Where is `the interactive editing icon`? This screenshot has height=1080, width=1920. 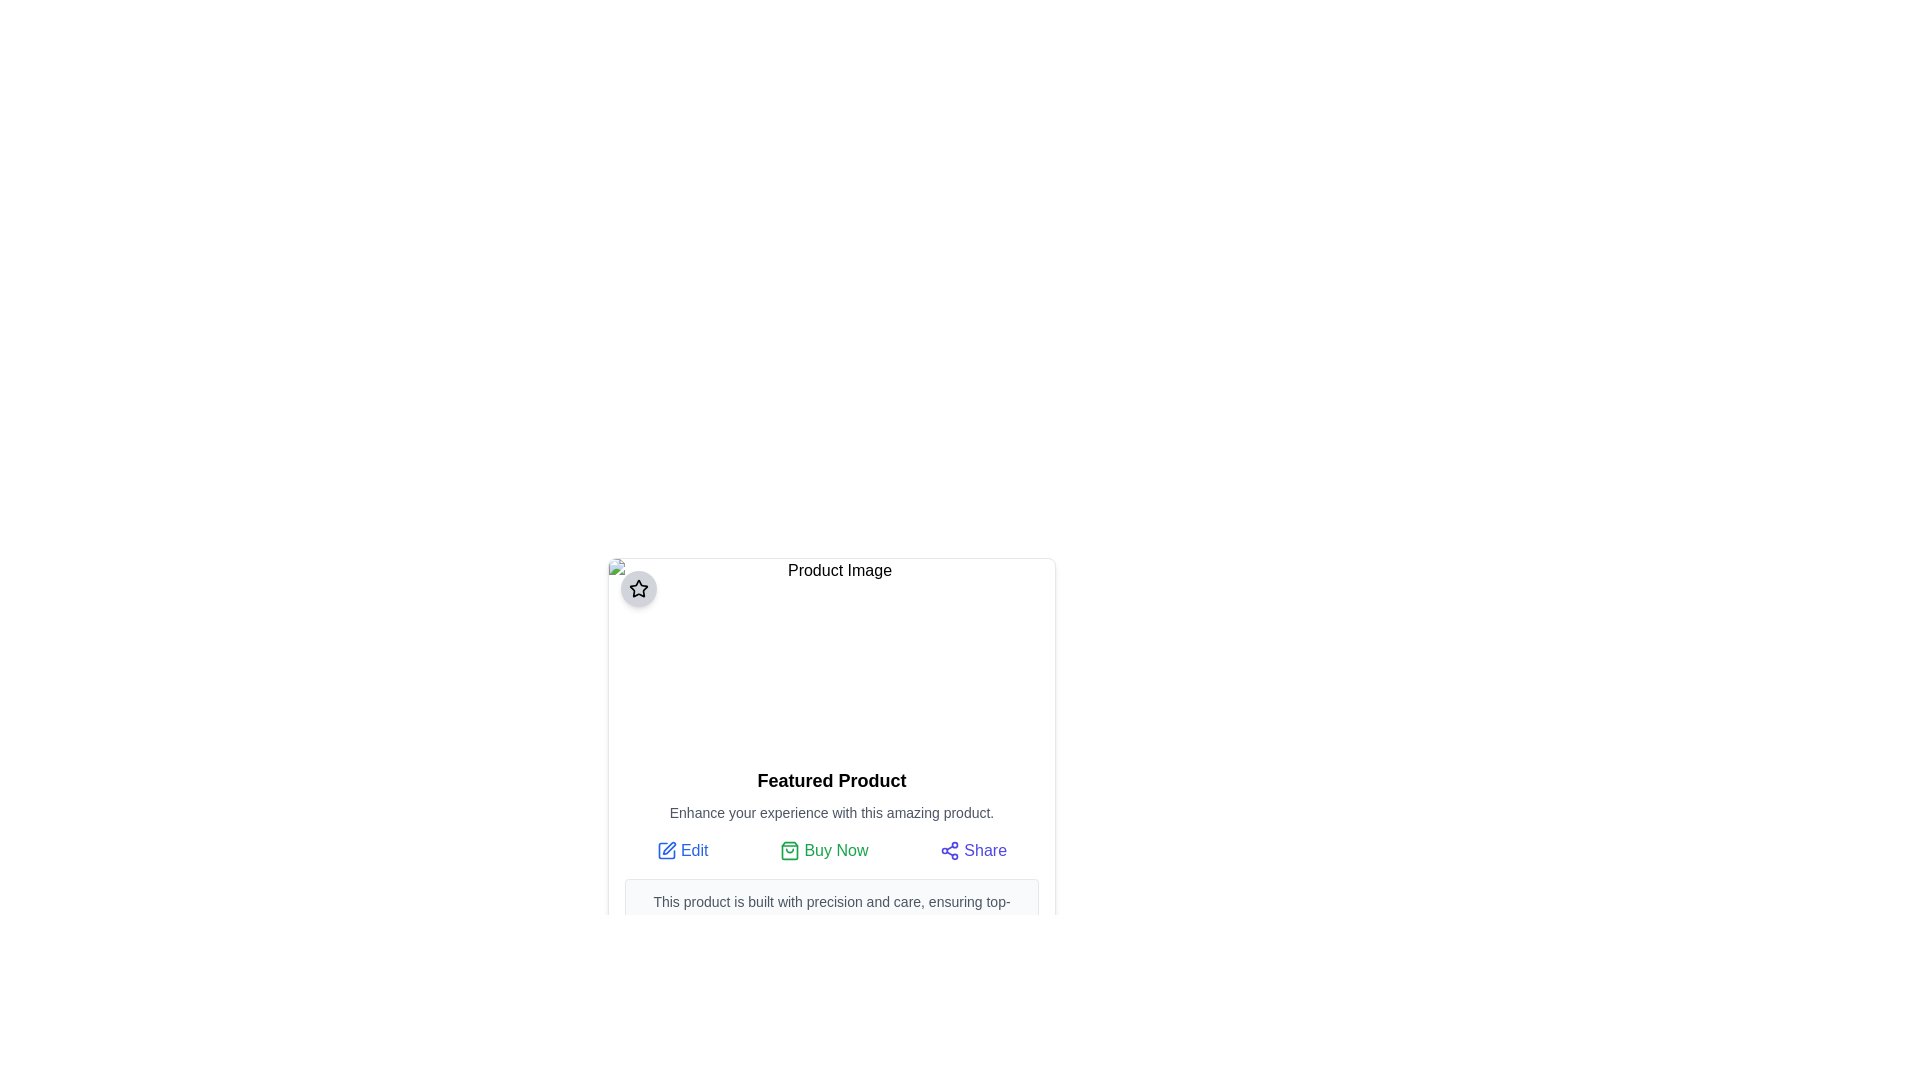
the interactive editing icon is located at coordinates (669, 848).